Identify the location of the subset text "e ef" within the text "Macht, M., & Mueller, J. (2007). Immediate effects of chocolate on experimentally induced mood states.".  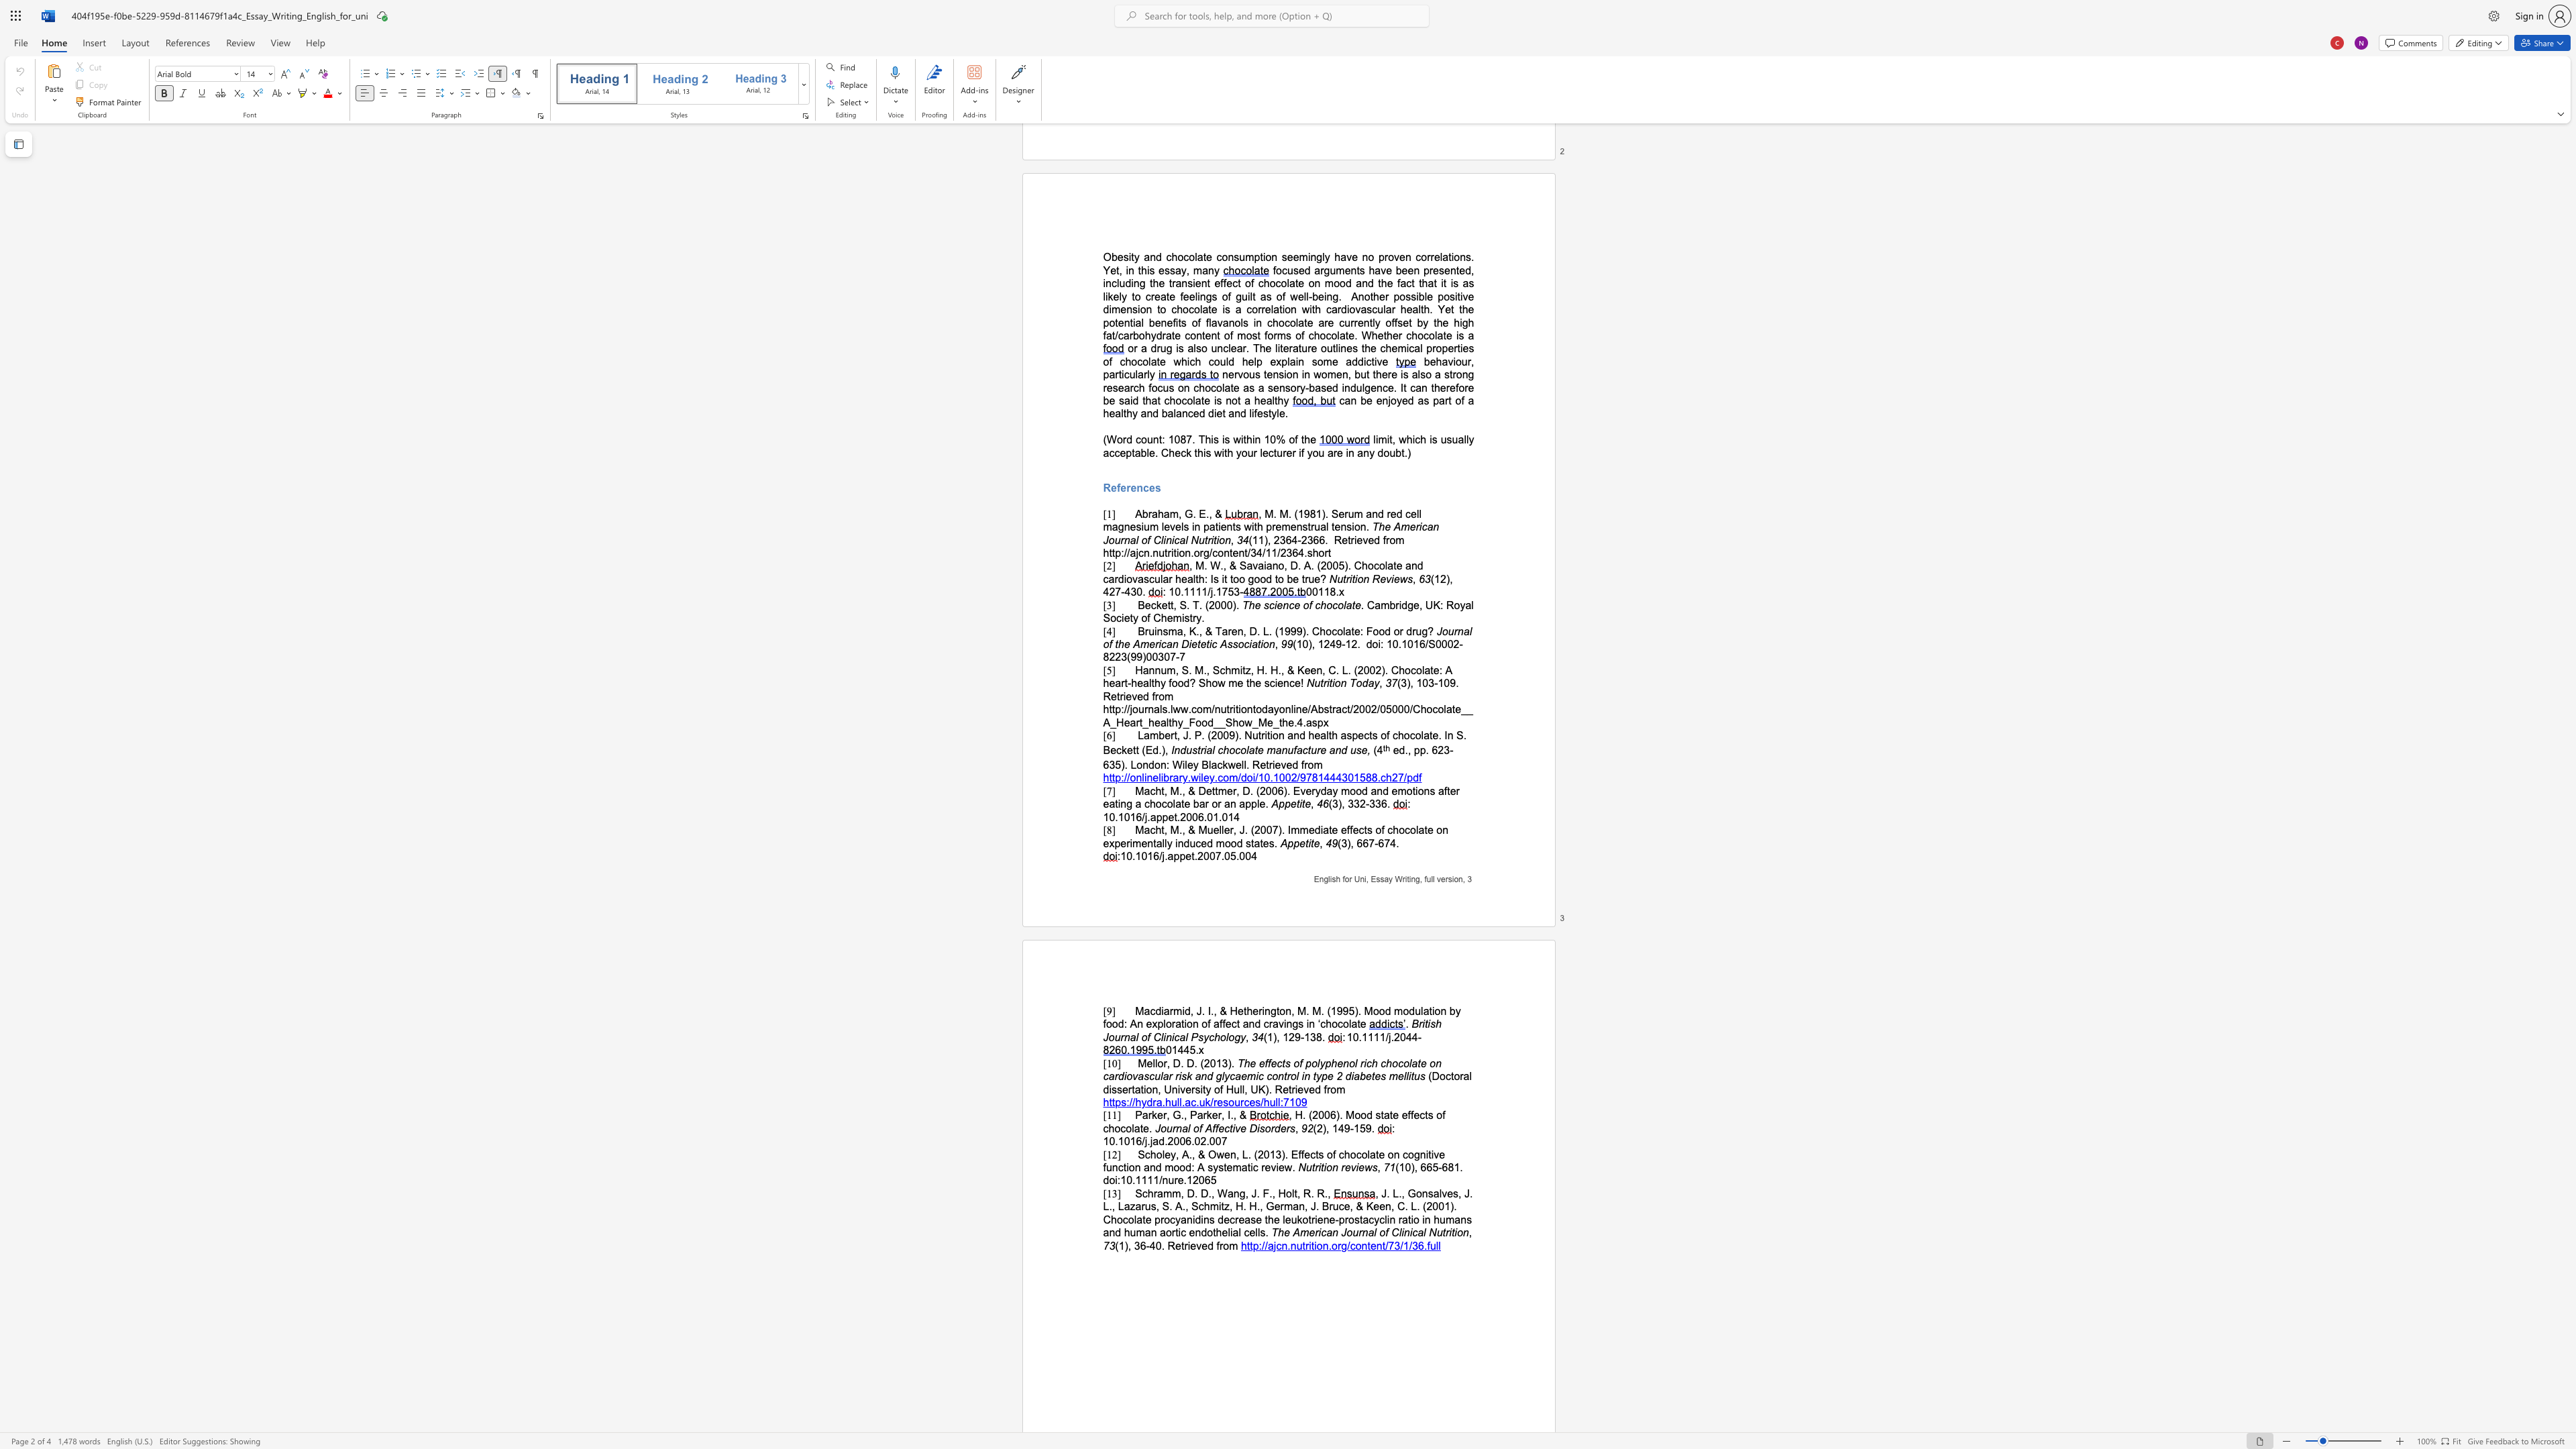
(1331, 829).